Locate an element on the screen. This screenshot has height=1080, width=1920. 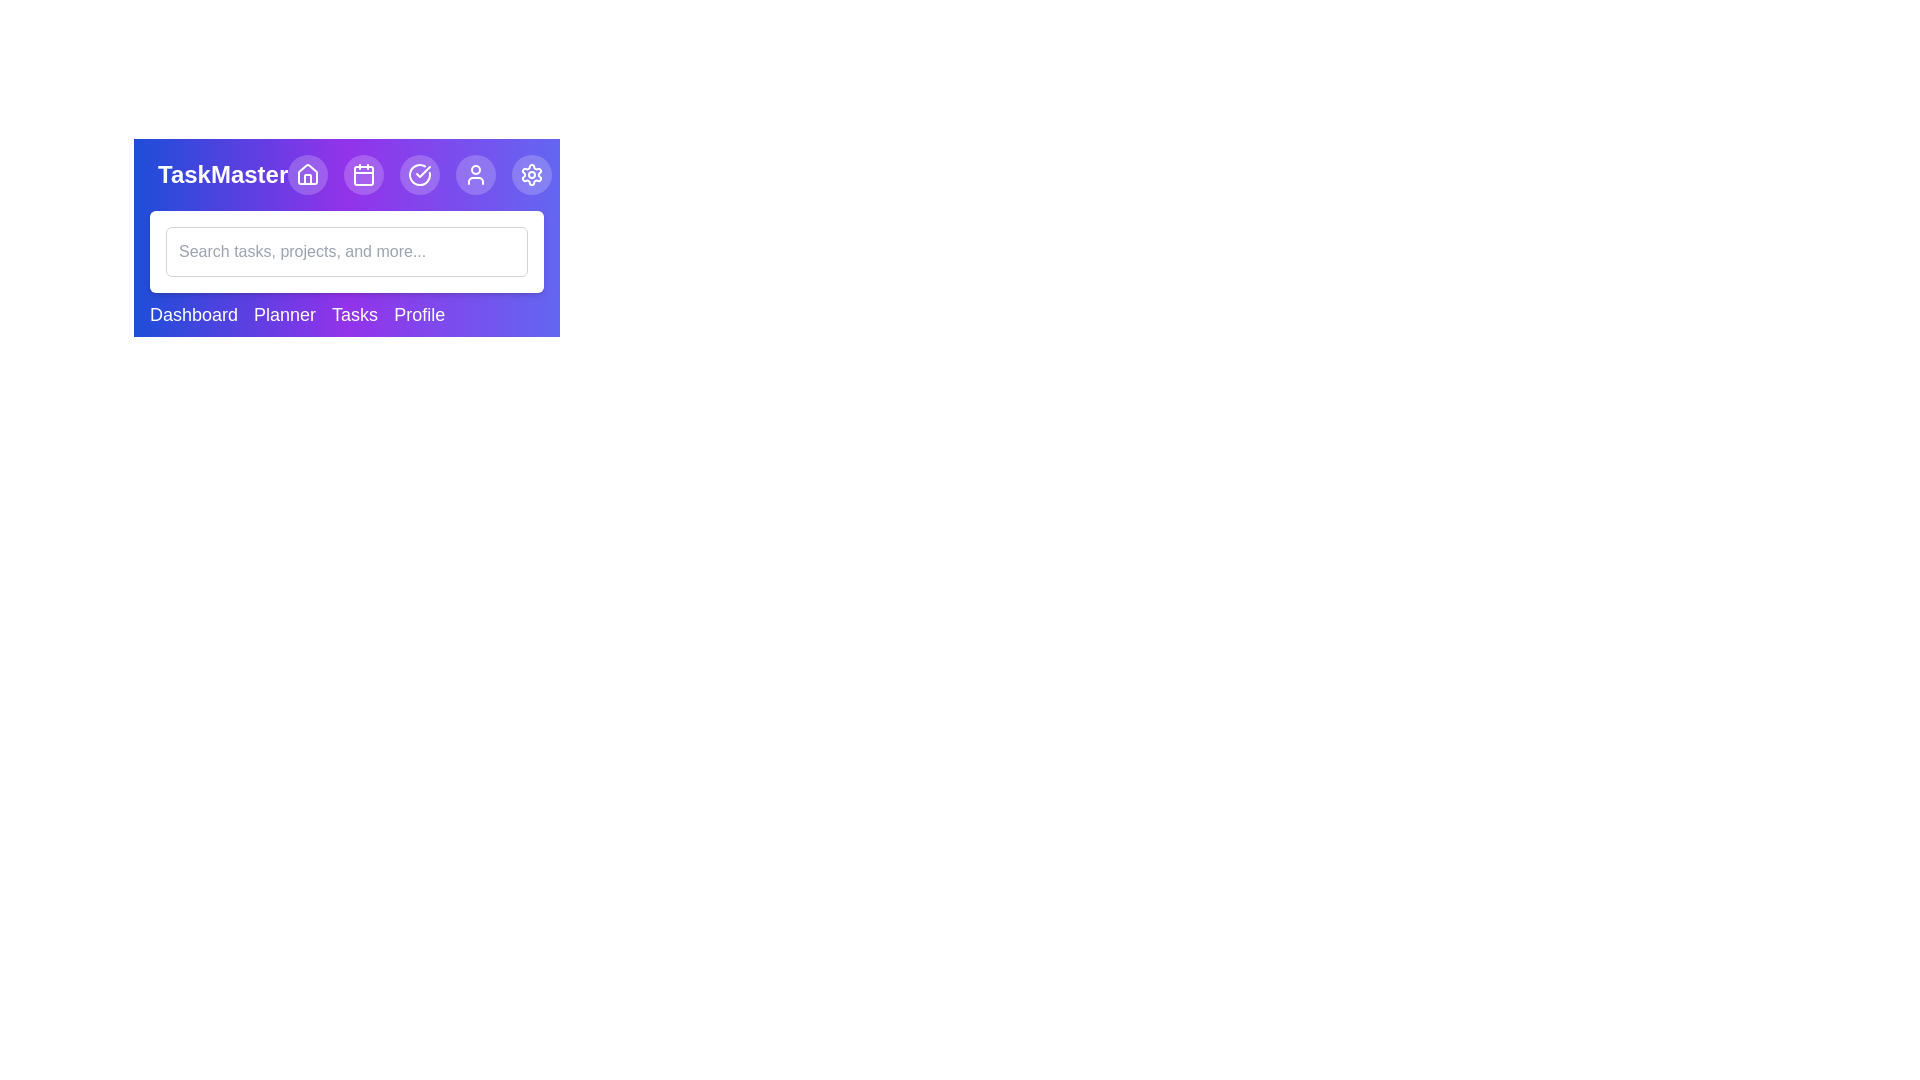
the navigation icon corresponding to CheckCircle is located at coordinates (419, 173).